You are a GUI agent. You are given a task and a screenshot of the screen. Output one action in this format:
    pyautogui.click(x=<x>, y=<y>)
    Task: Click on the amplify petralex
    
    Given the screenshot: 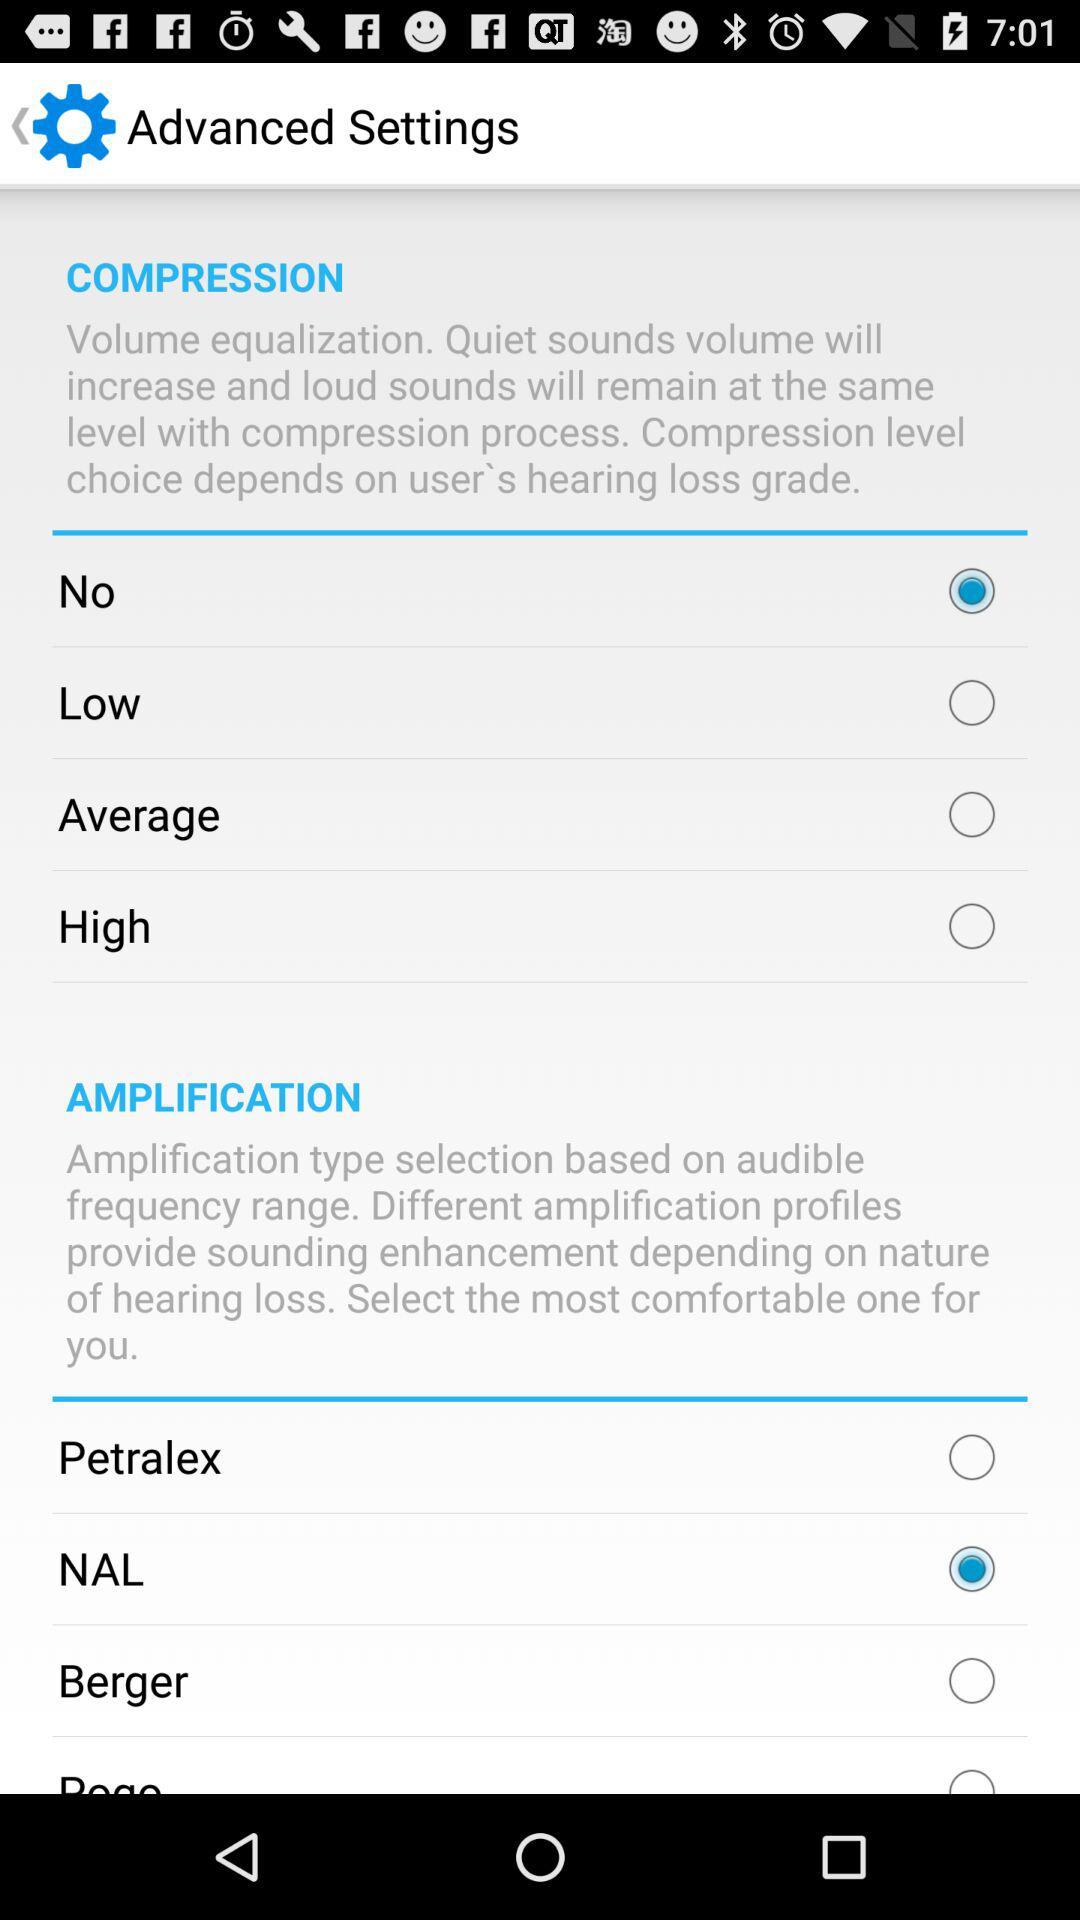 What is the action you would take?
    pyautogui.click(x=971, y=1457)
    